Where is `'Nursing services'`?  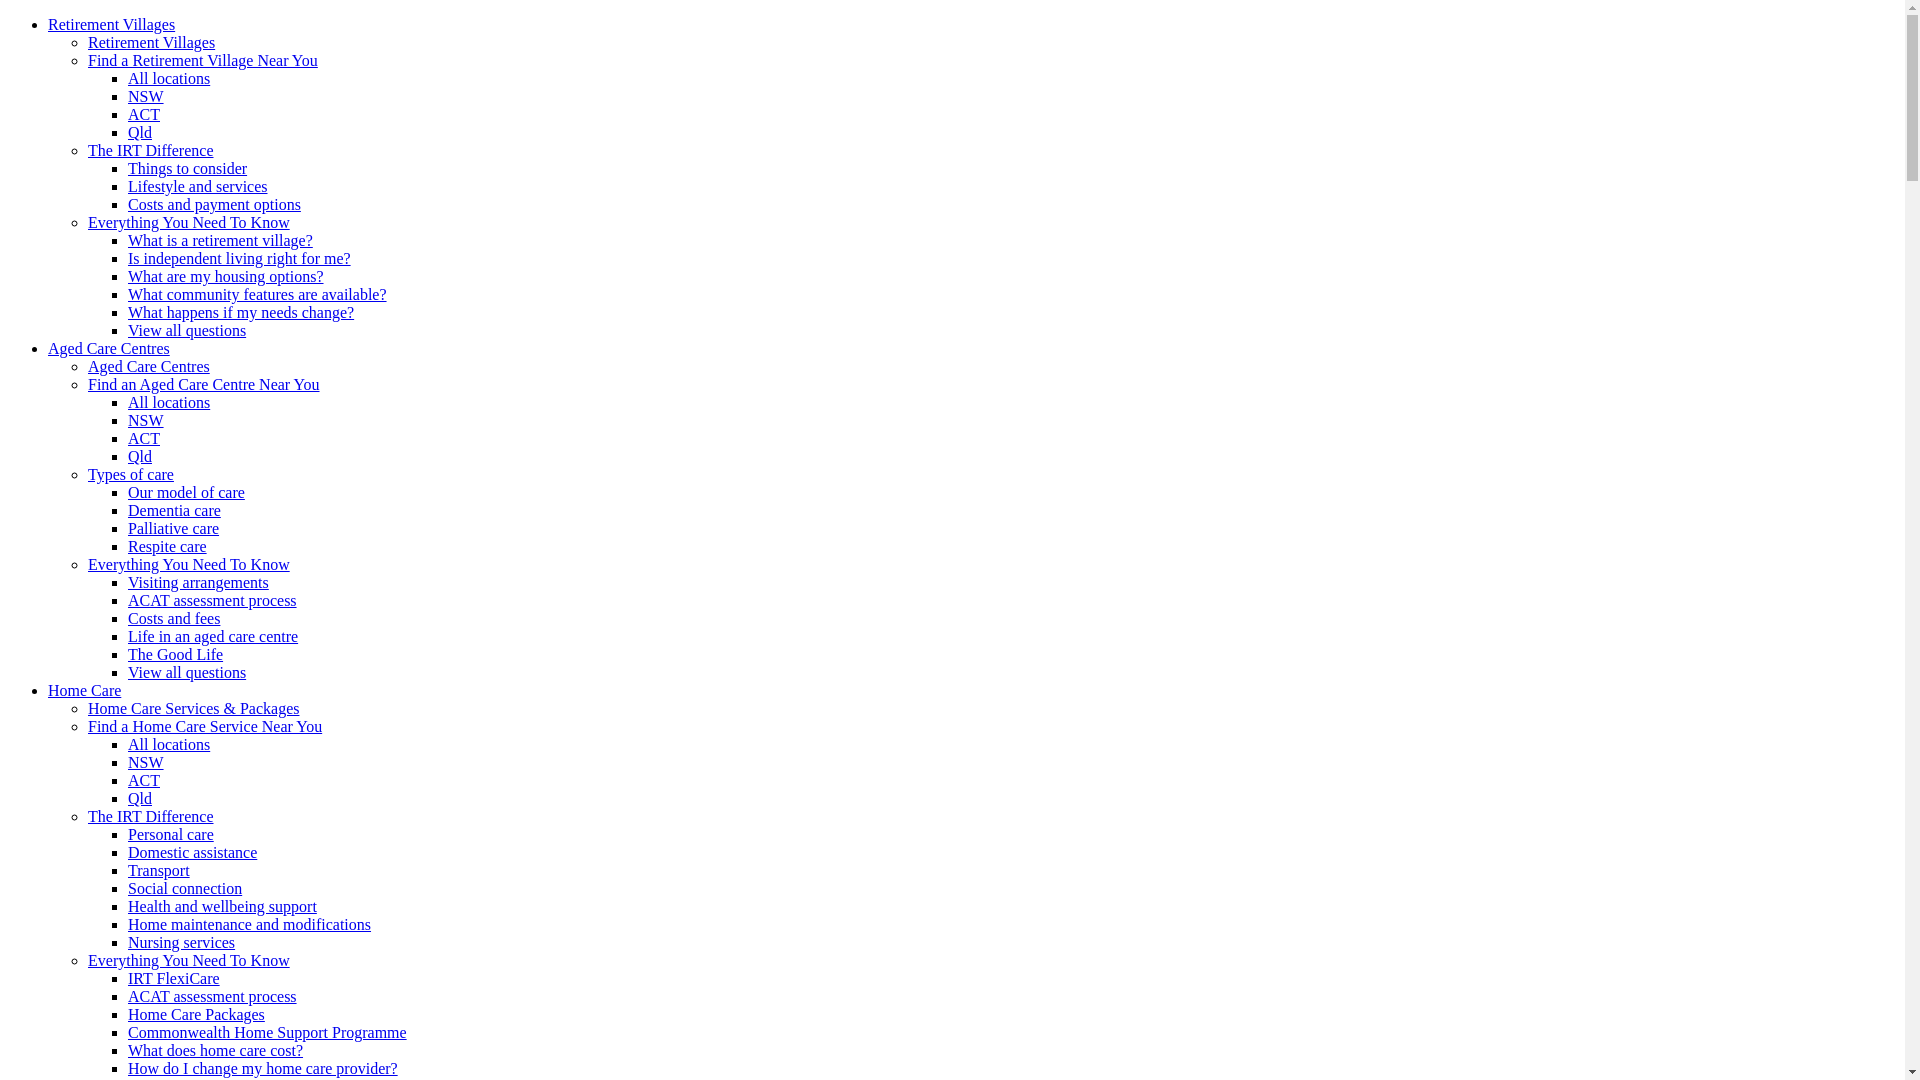 'Nursing services' is located at coordinates (181, 942).